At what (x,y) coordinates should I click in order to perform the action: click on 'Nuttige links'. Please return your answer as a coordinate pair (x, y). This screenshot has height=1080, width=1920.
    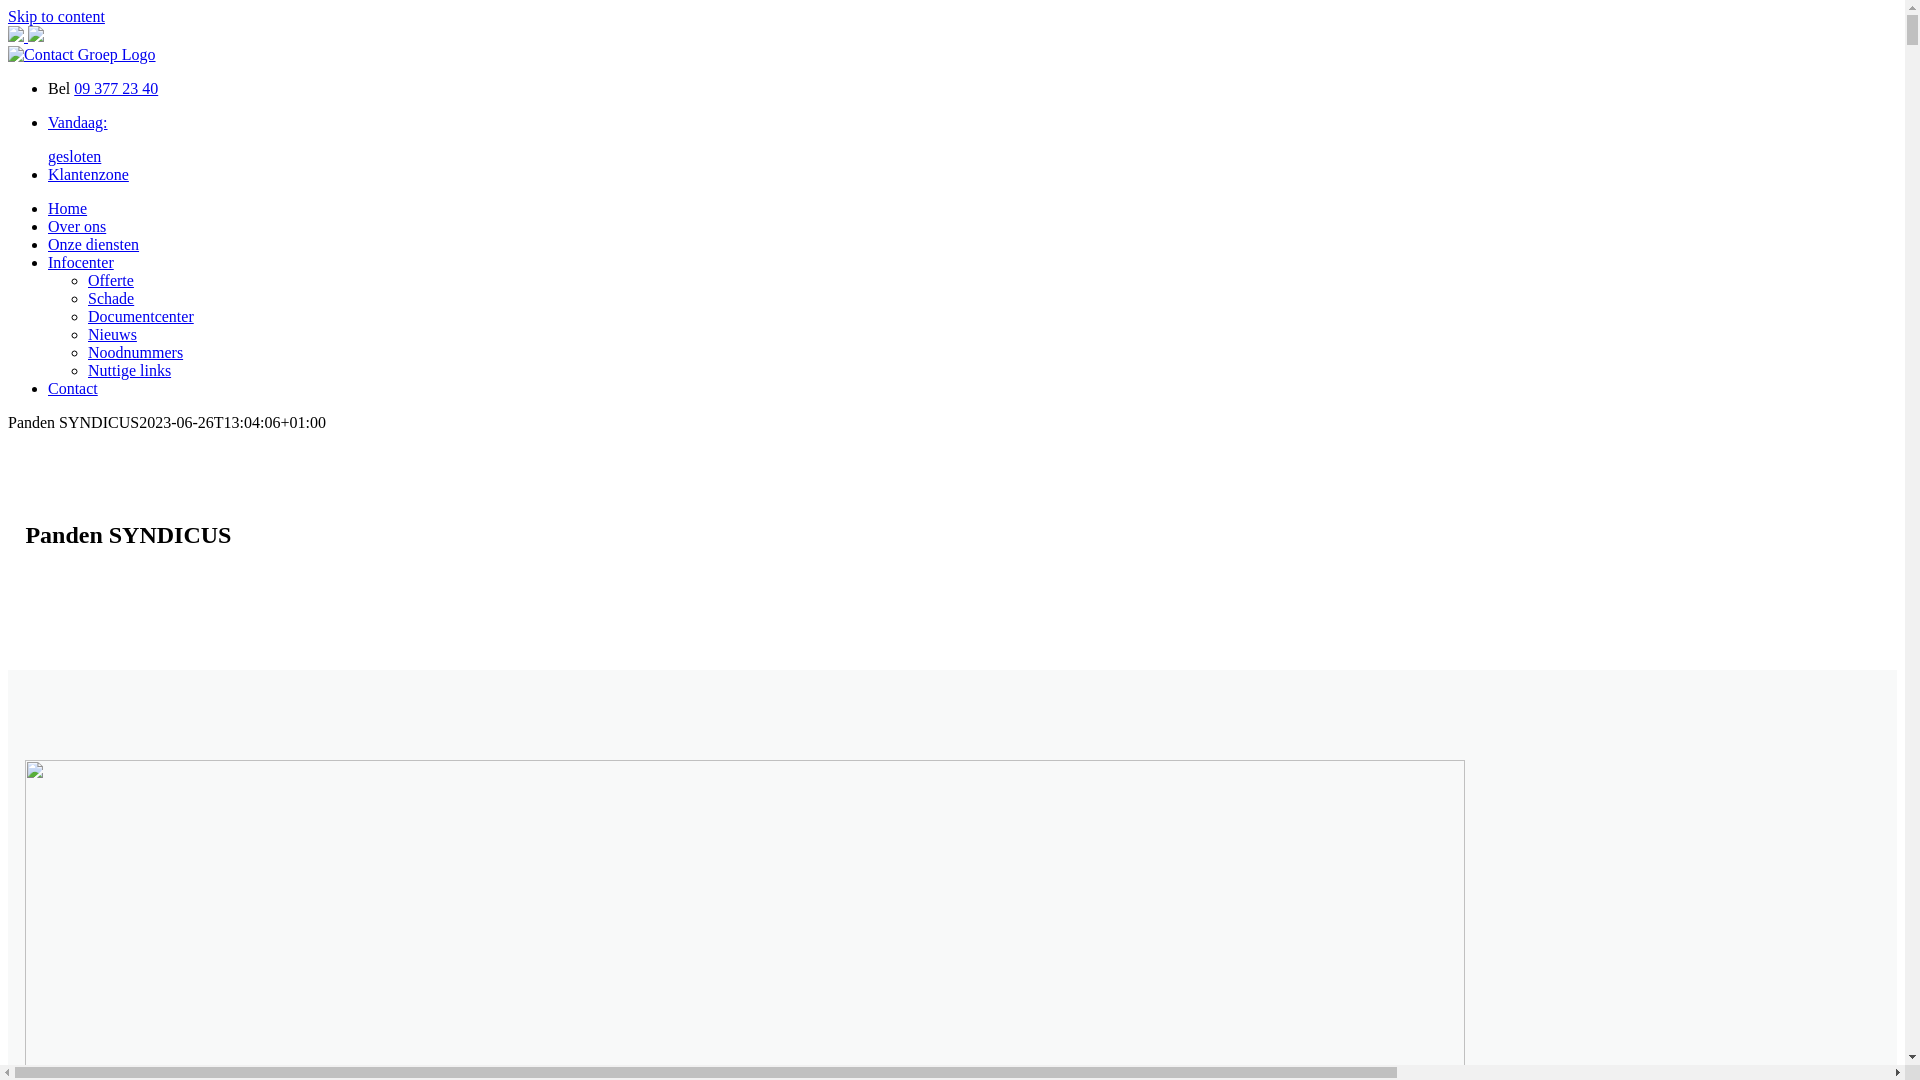
    Looking at the image, I should click on (128, 370).